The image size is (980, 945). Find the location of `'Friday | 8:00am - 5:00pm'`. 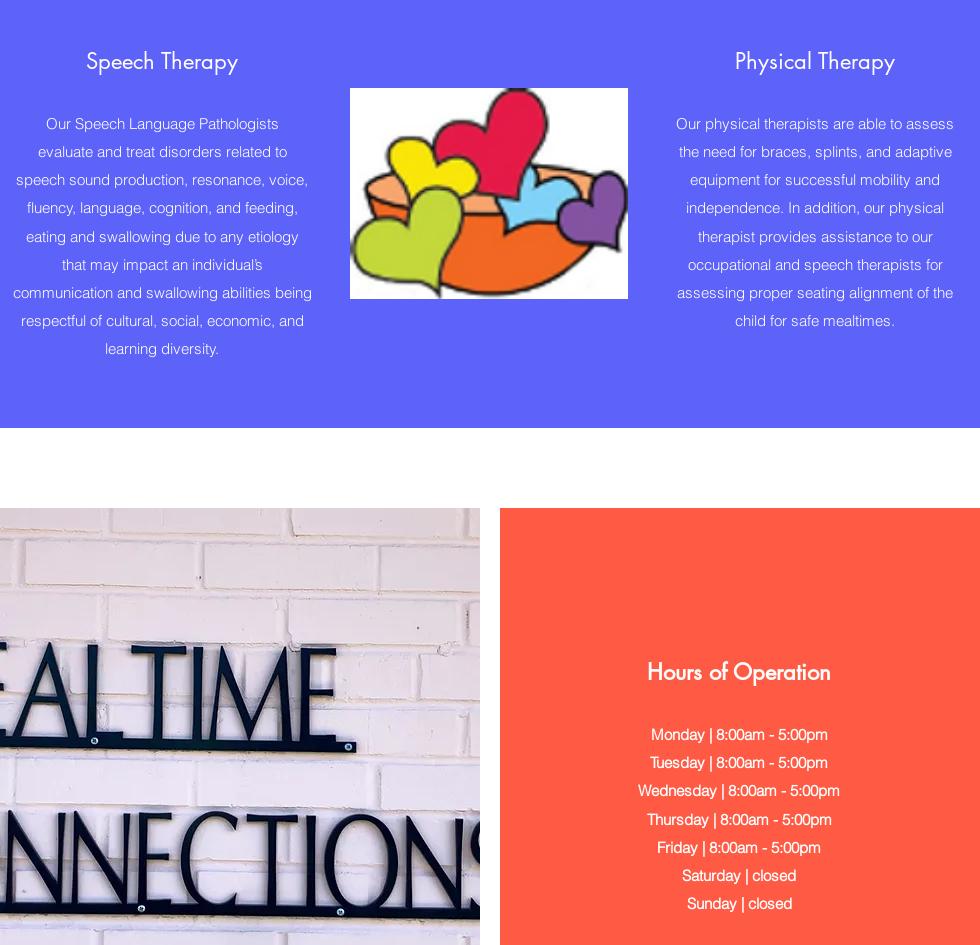

'Friday | 8:00am - 5:00pm' is located at coordinates (656, 846).